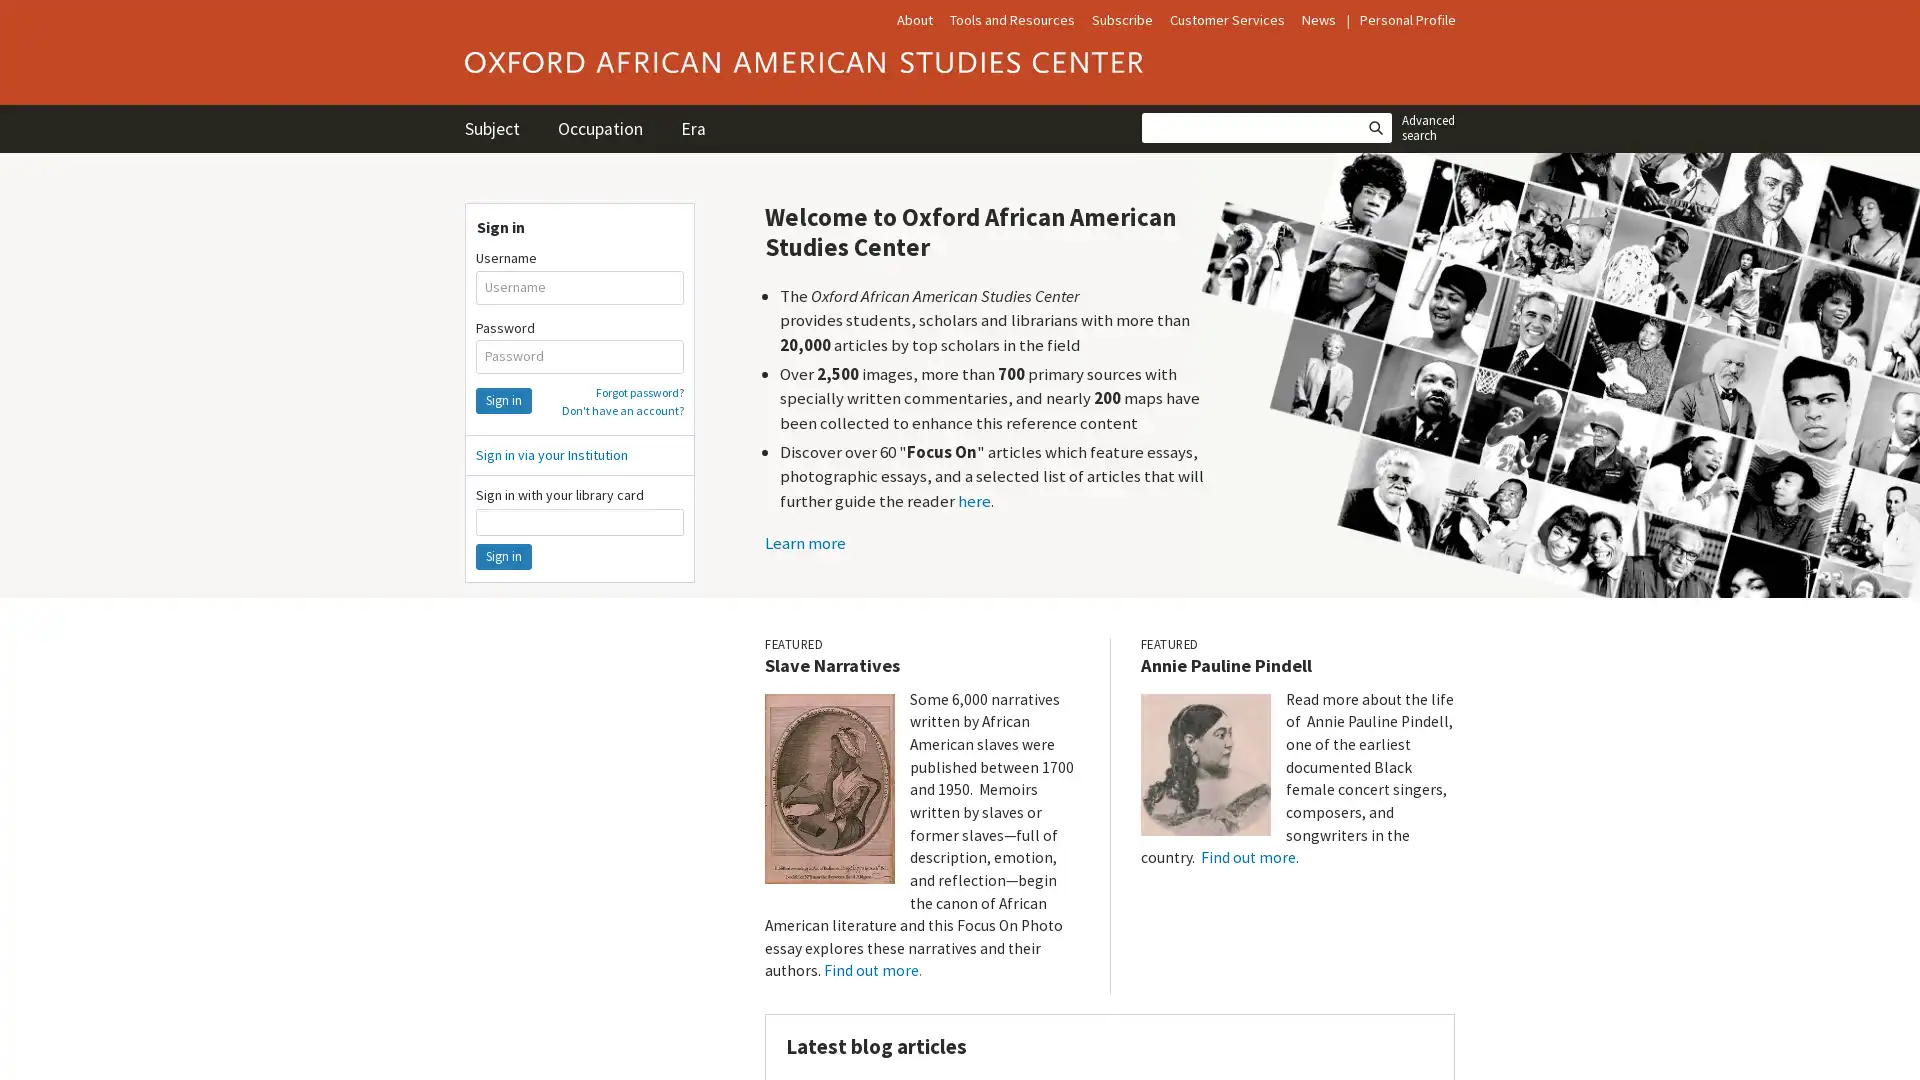 The image size is (1920, 1080). Describe the element at coordinates (491, 128) in the screenshot. I see `Subject` at that location.